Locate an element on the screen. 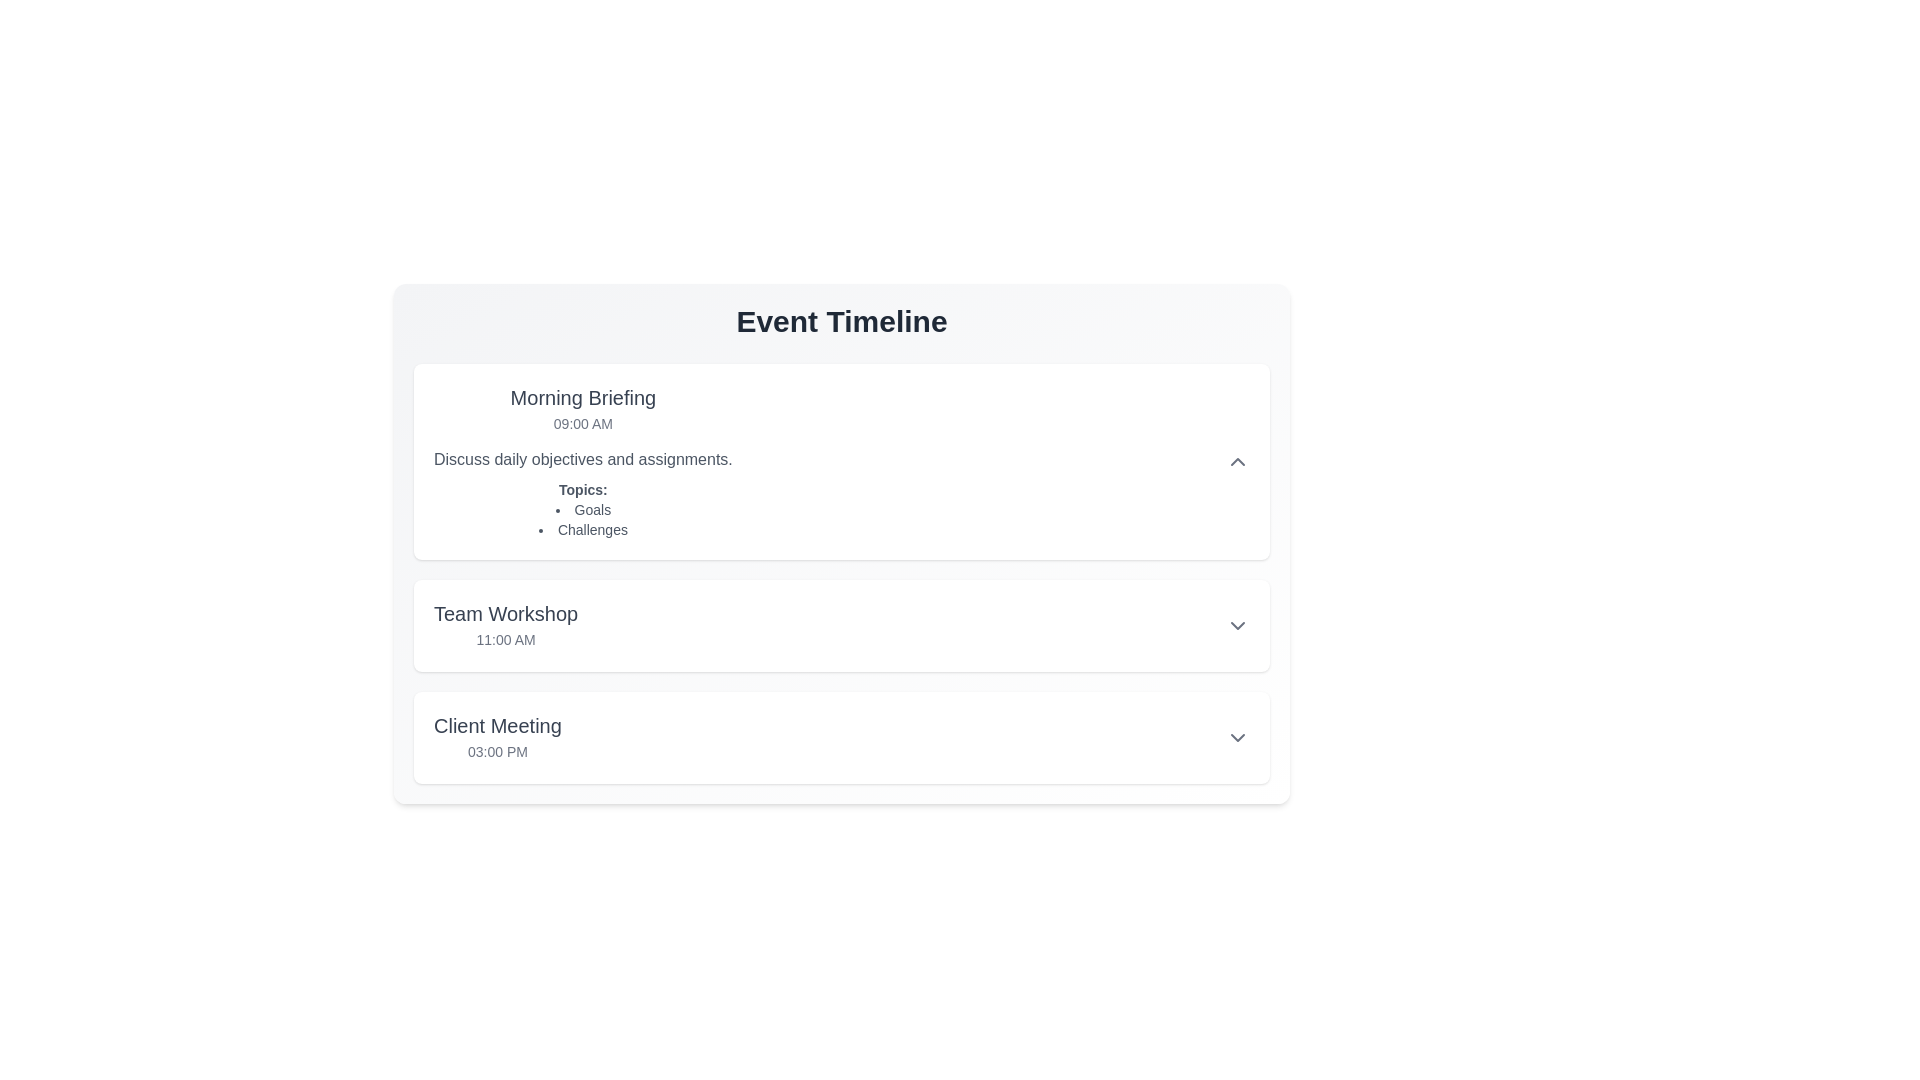 This screenshot has height=1080, width=1920. the text label displaying '11:00 AM', which is located below the header 'Team Workshop' in the event information layout is located at coordinates (506, 640).